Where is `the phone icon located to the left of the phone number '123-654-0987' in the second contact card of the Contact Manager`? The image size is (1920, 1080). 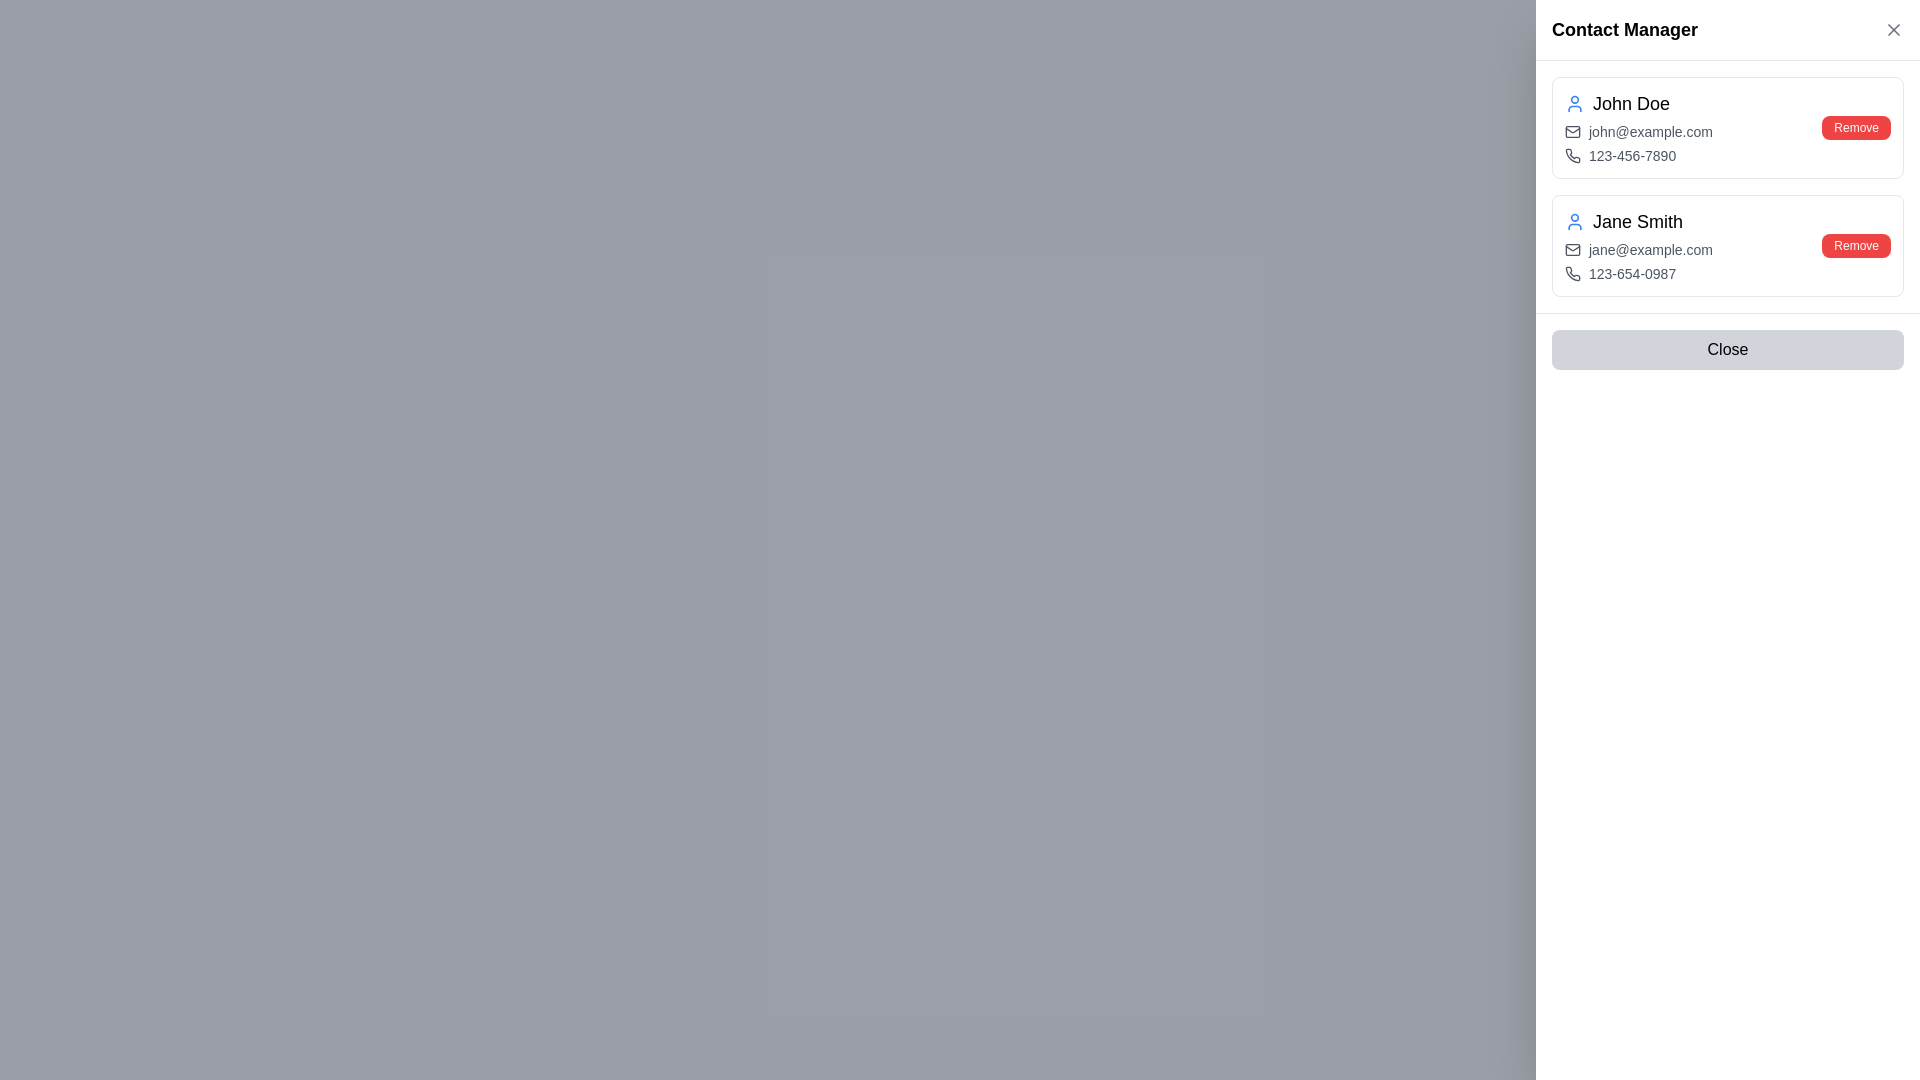
the phone icon located to the left of the phone number '123-654-0987' in the second contact card of the Contact Manager is located at coordinates (1572, 273).